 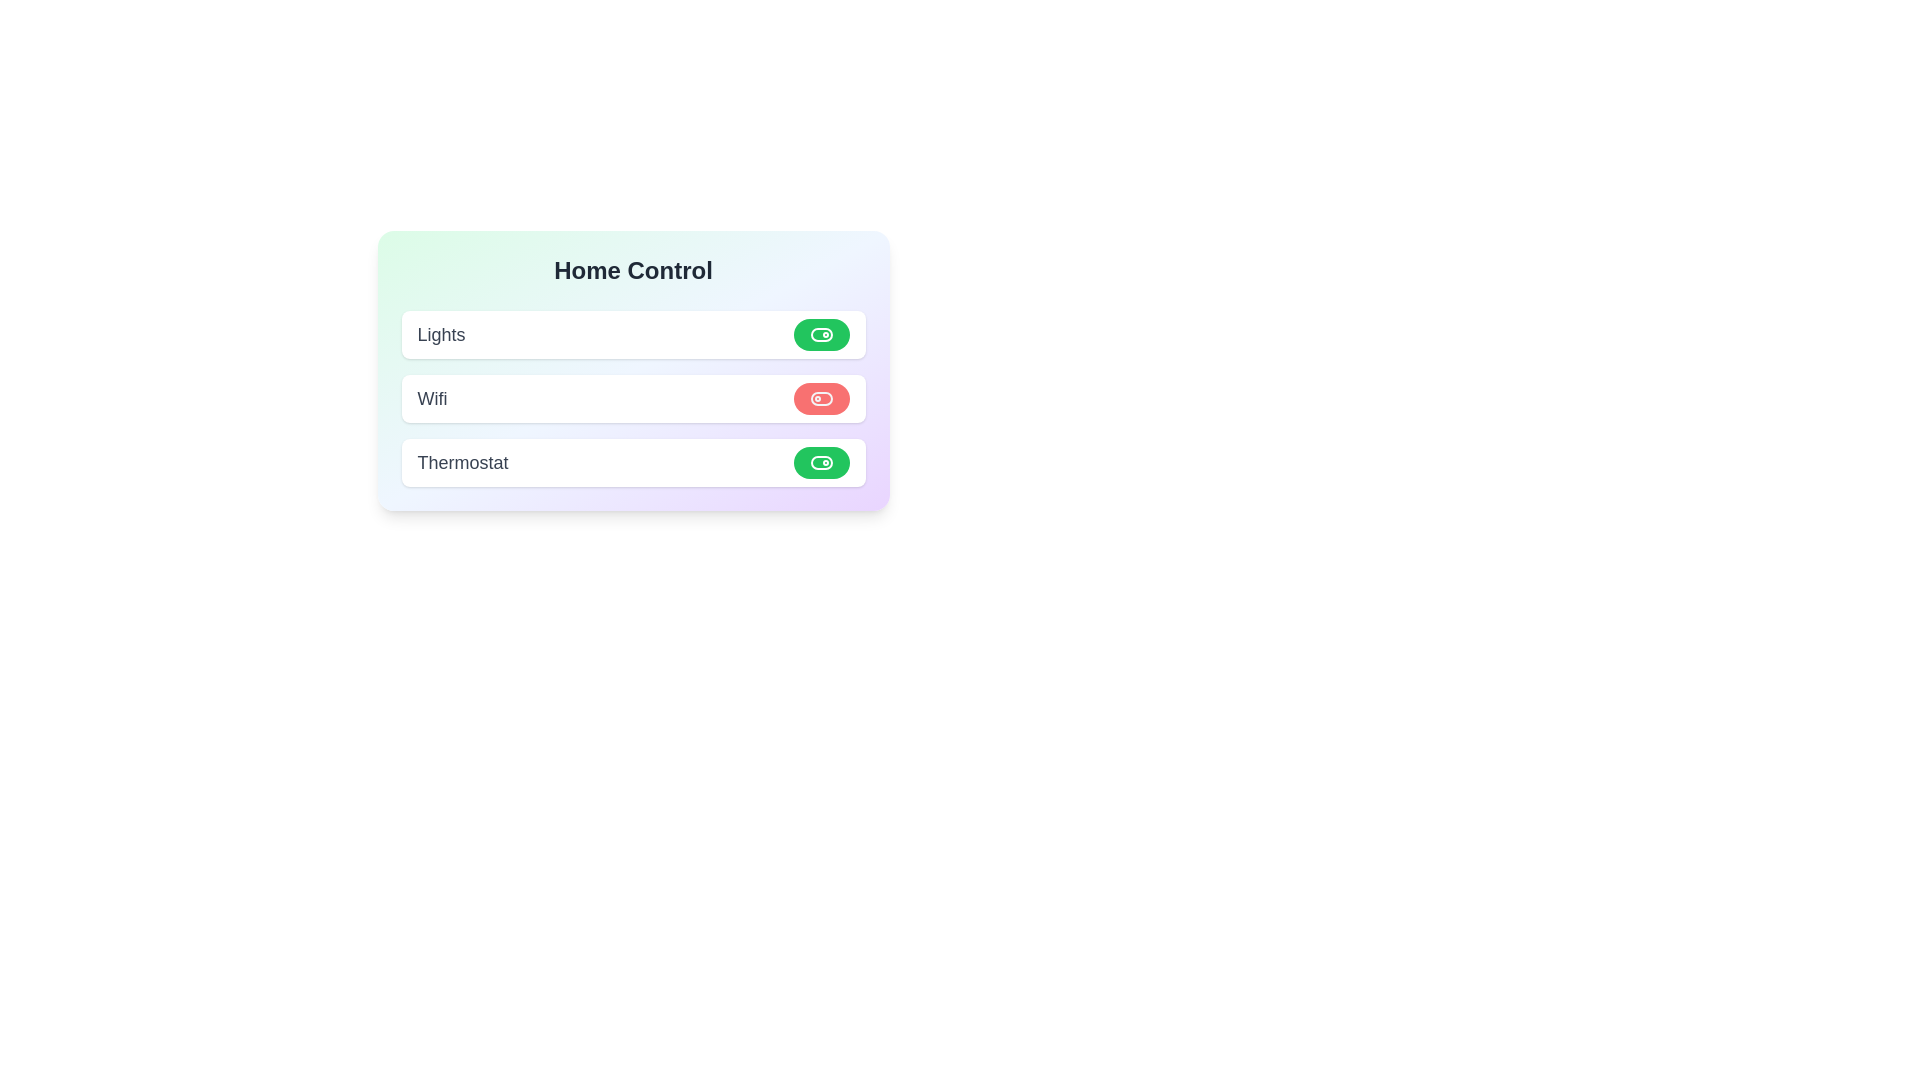 What do you see at coordinates (821, 334) in the screenshot?
I see `the active green toggle switch located in the 'lights' section to change its state` at bounding box center [821, 334].